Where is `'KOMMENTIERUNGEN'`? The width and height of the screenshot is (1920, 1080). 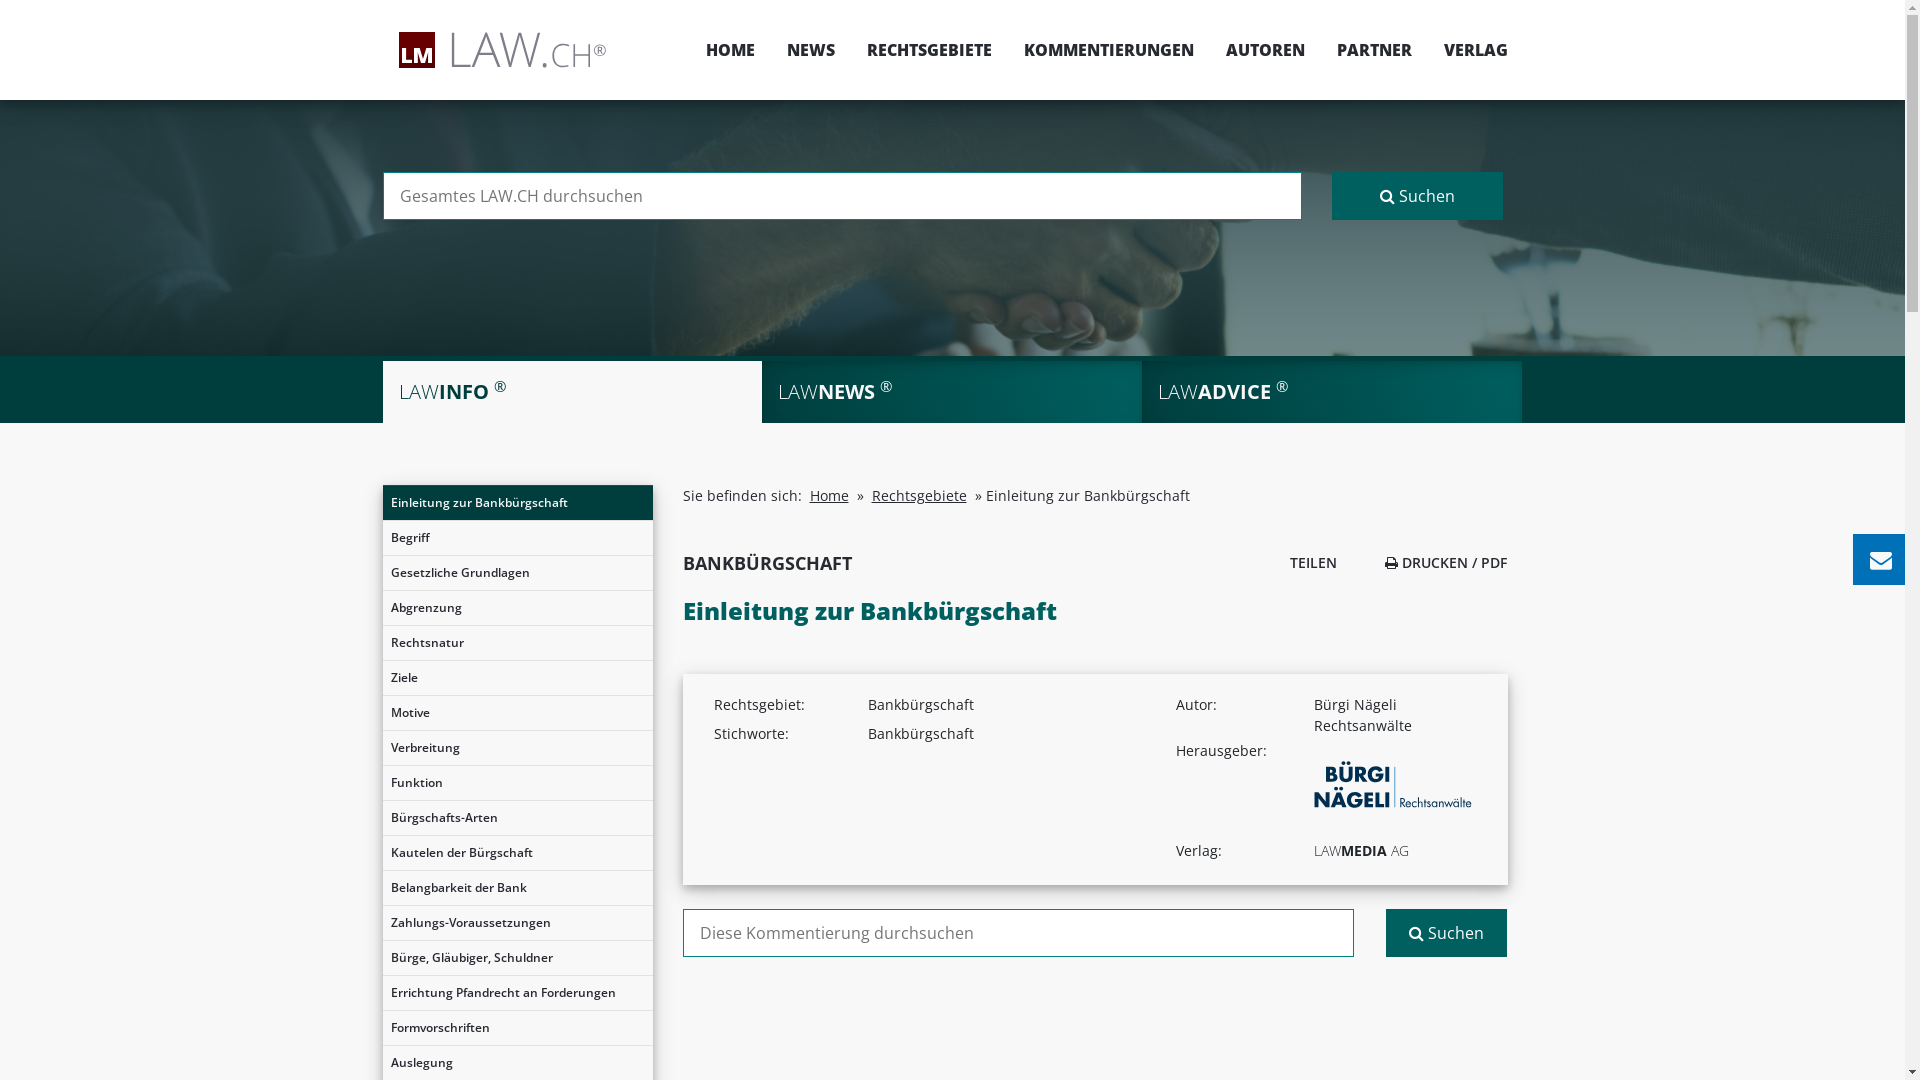 'KOMMENTIERUNGEN' is located at coordinates (1107, 49).